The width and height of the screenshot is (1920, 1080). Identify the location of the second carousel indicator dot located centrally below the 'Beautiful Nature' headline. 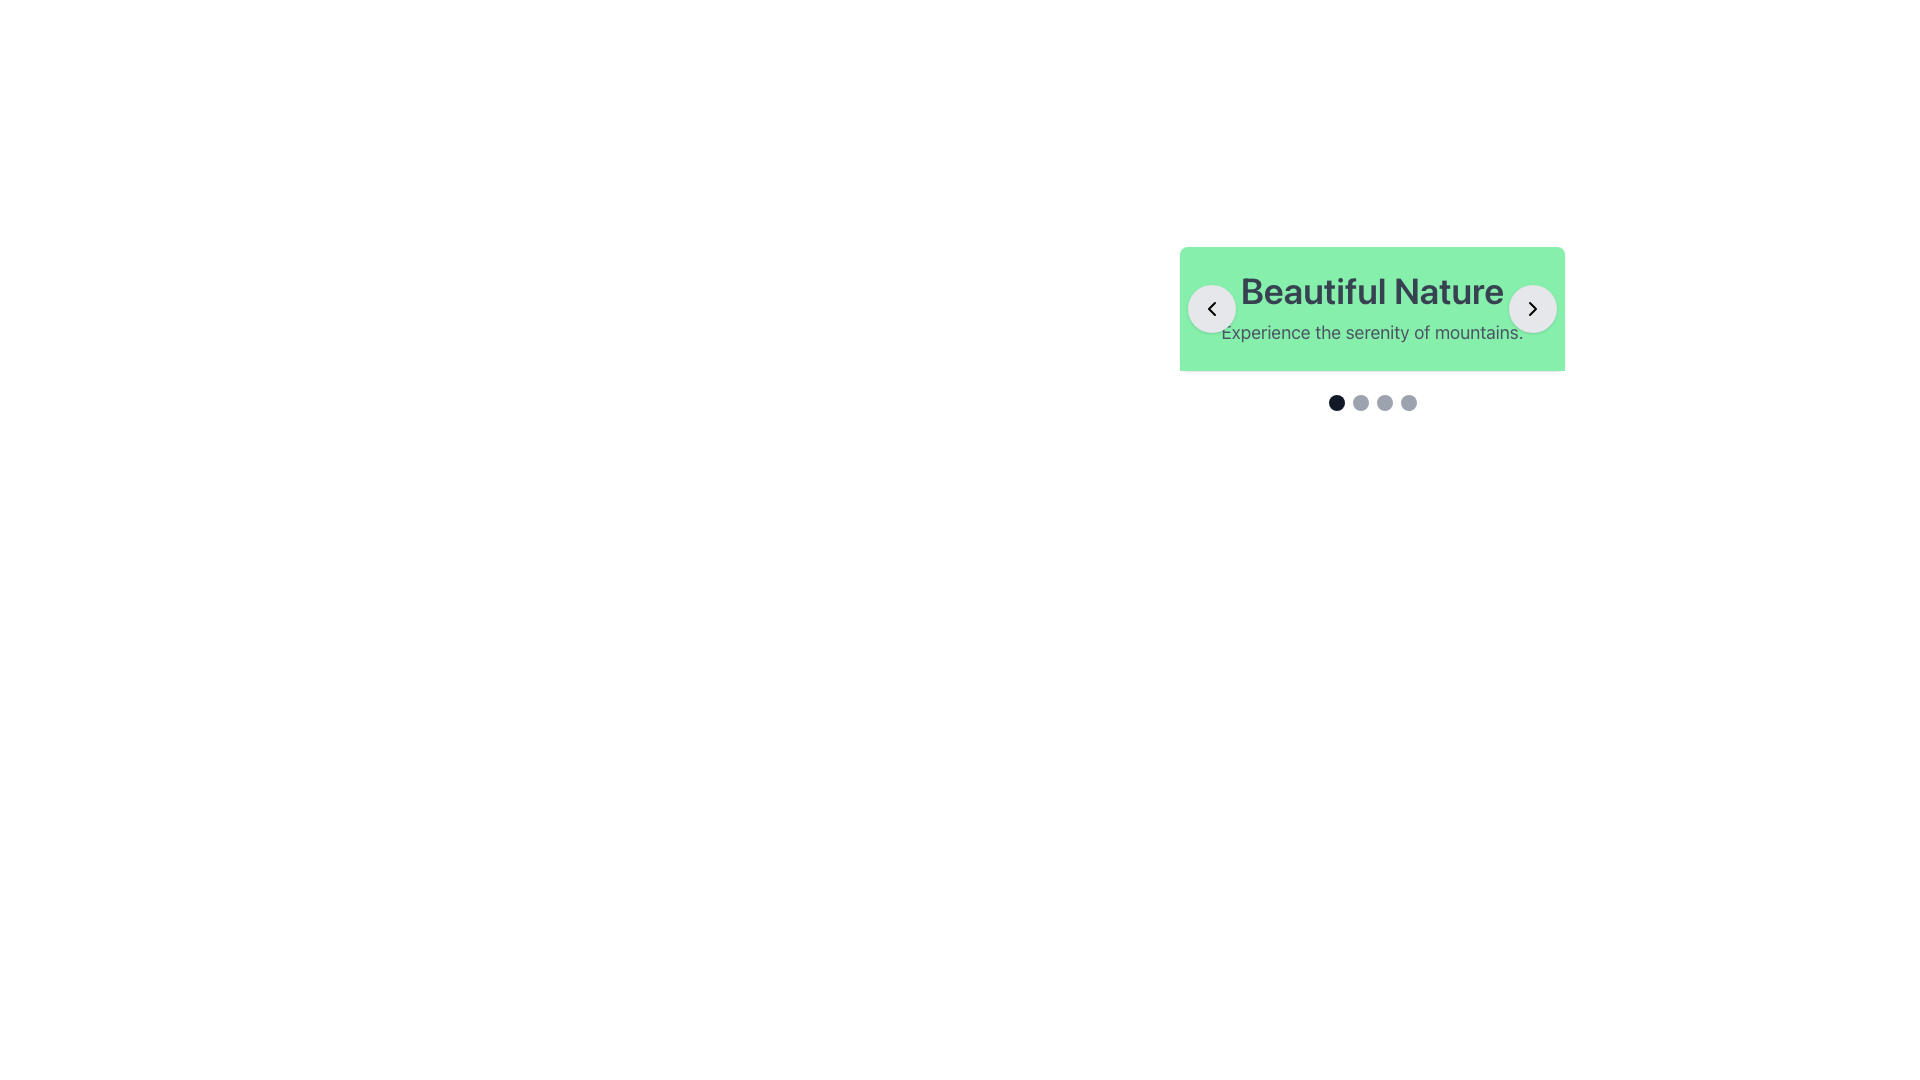
(1371, 402).